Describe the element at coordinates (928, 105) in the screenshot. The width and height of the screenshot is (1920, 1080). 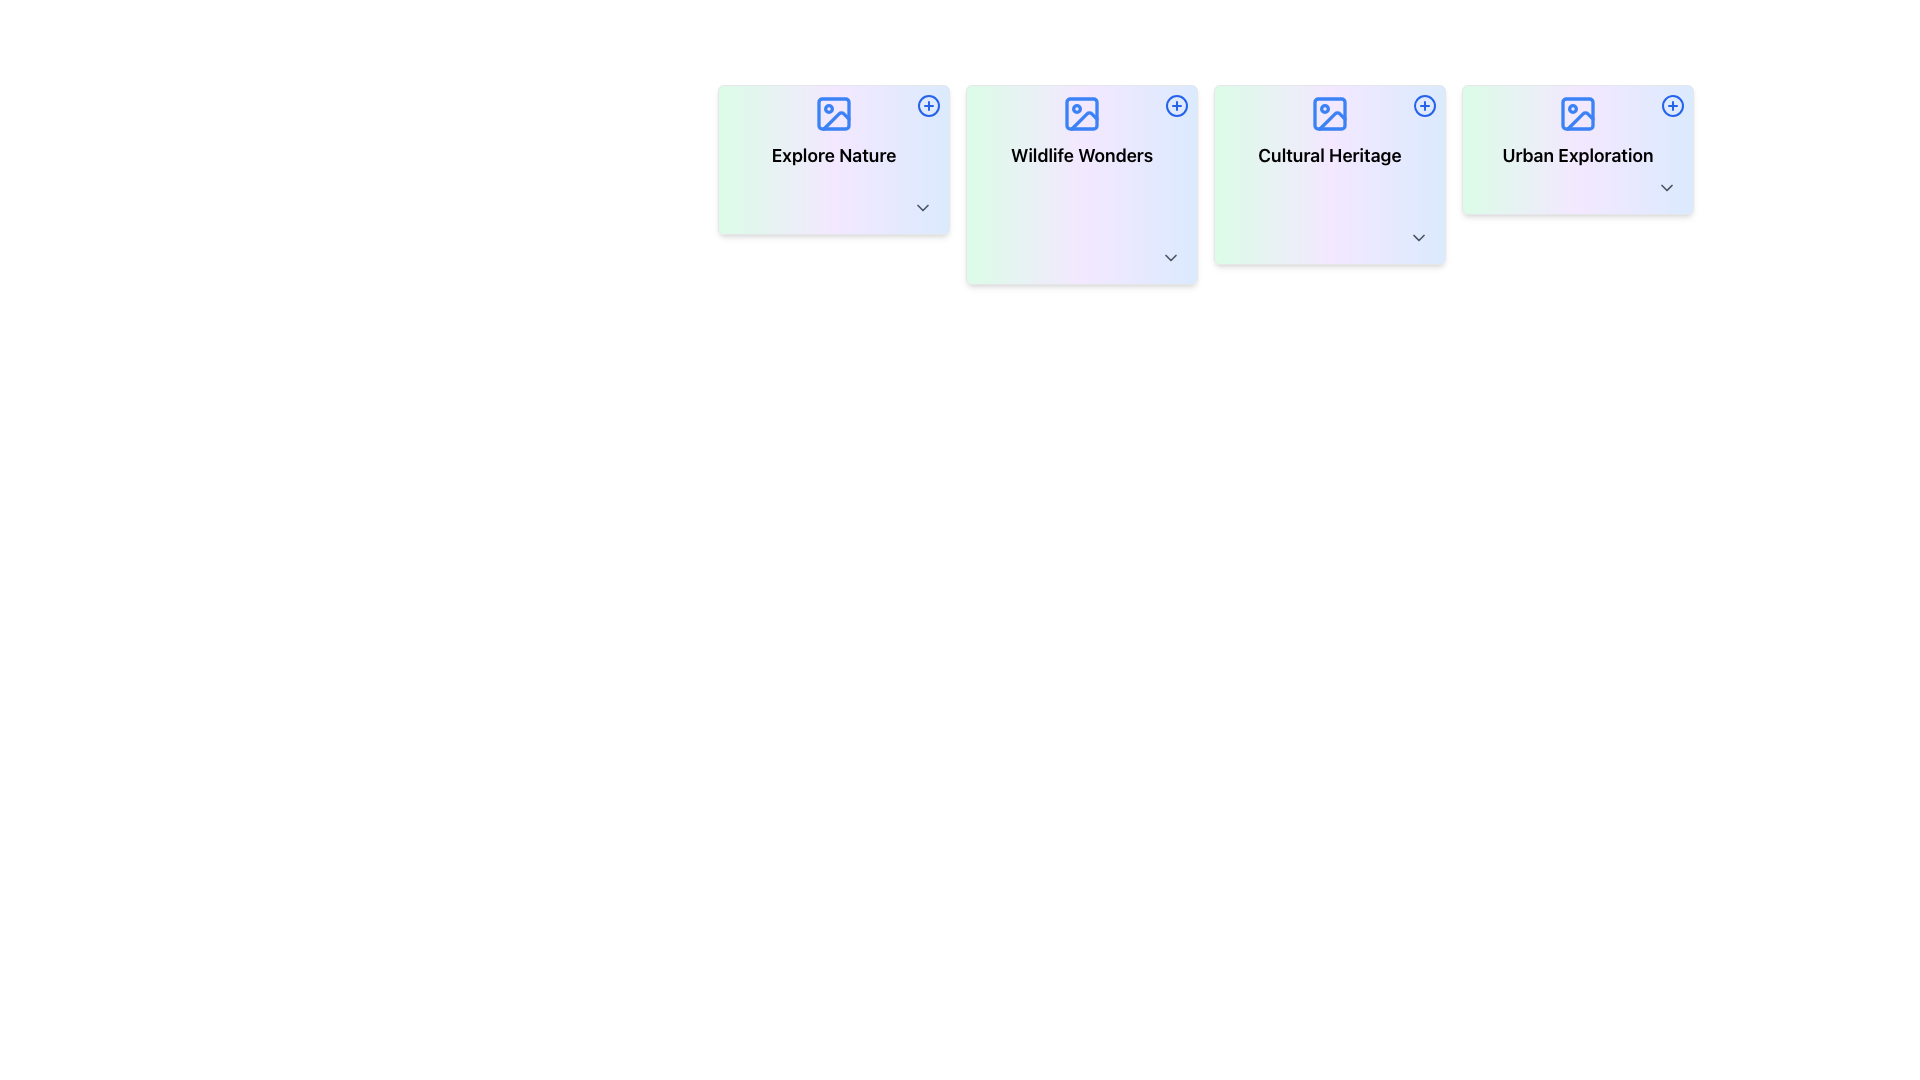
I see `the blue circular icon with a plus sign located in the top-right corner of the 'Explore Nature' card` at that location.